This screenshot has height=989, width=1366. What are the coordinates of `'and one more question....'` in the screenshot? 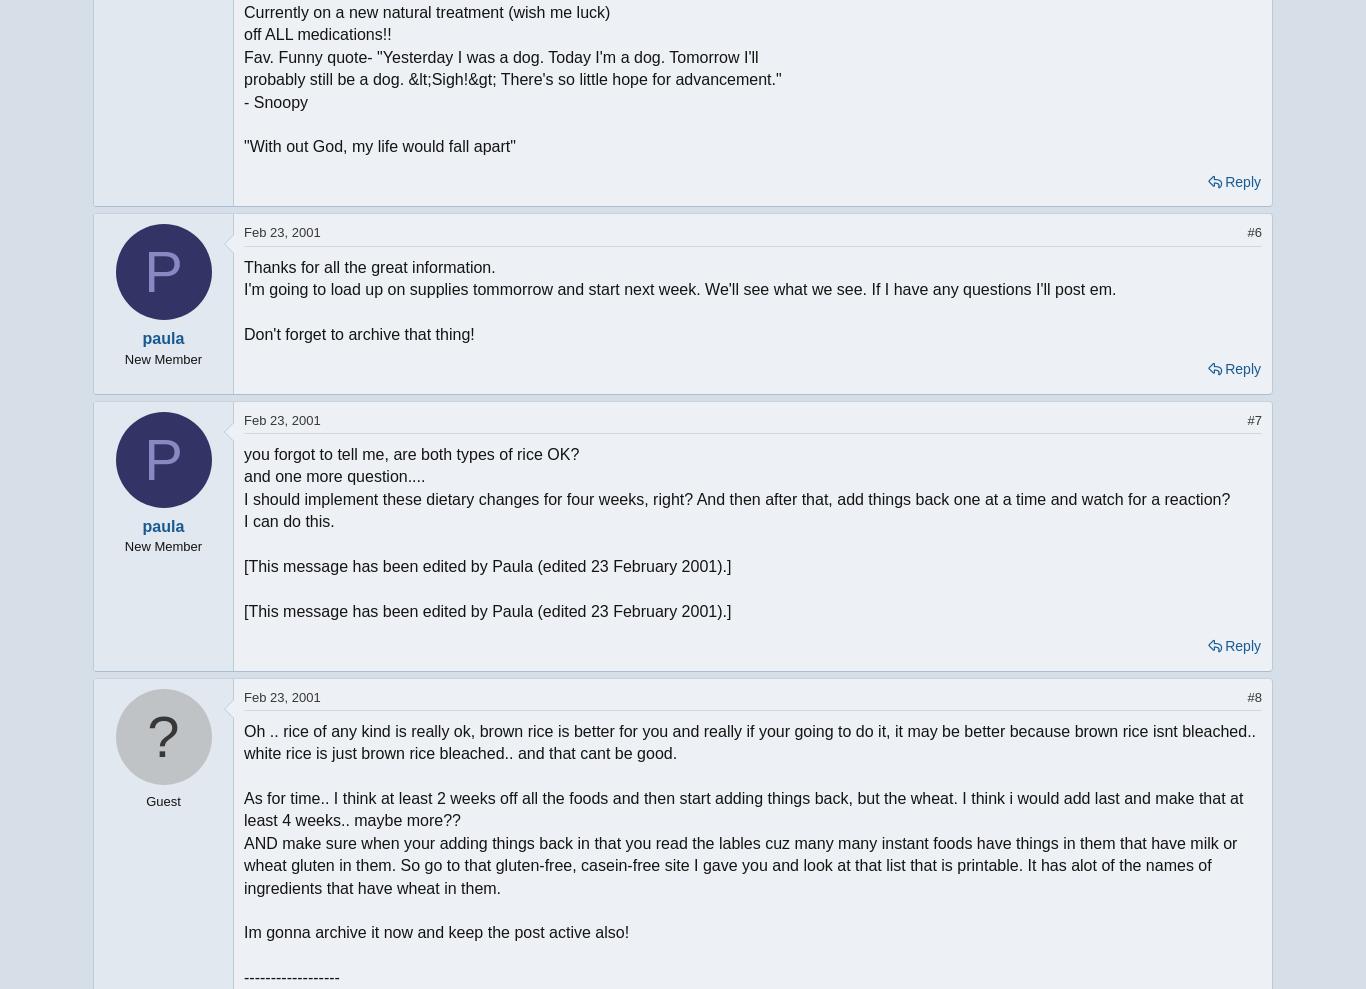 It's located at (243, 475).